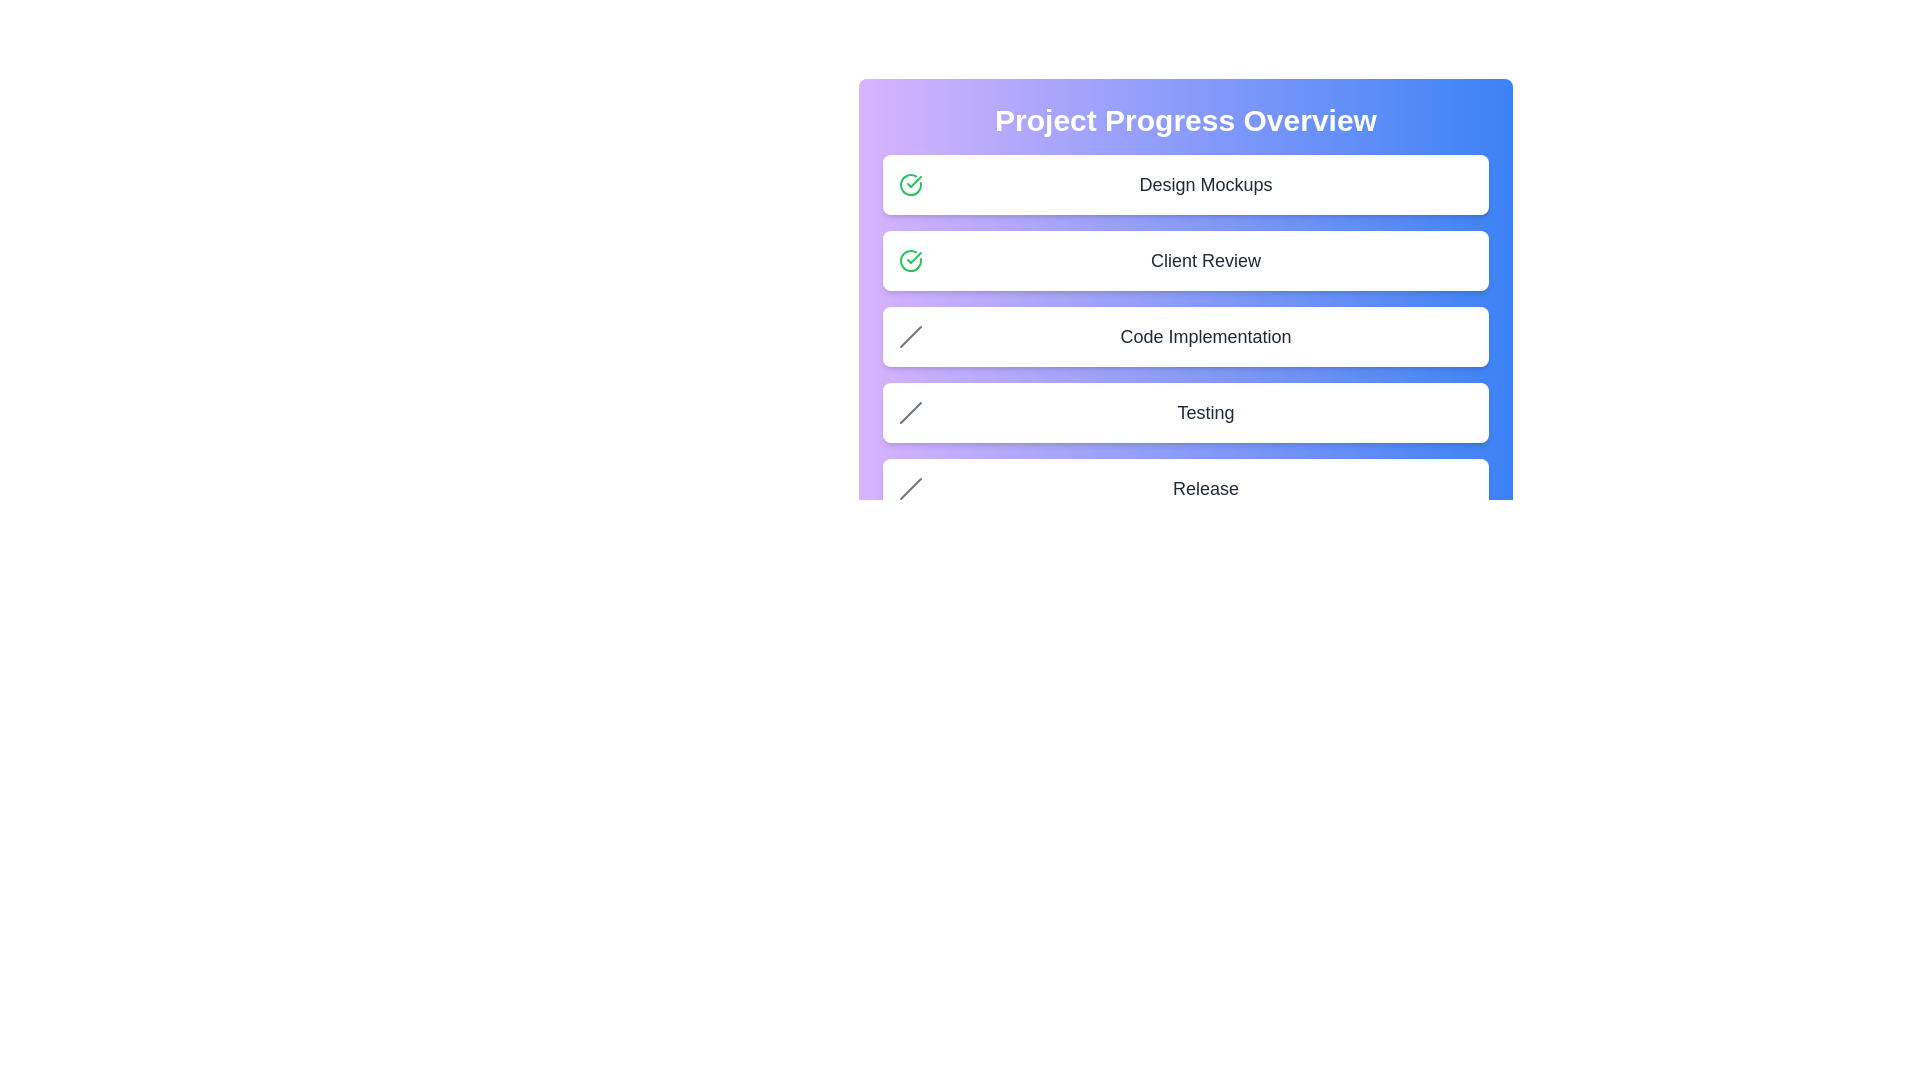 The image size is (1920, 1080). What do you see at coordinates (1185, 335) in the screenshot?
I see `the third item in the vertically-stacked list of panels labeled 'Code Implementation'` at bounding box center [1185, 335].